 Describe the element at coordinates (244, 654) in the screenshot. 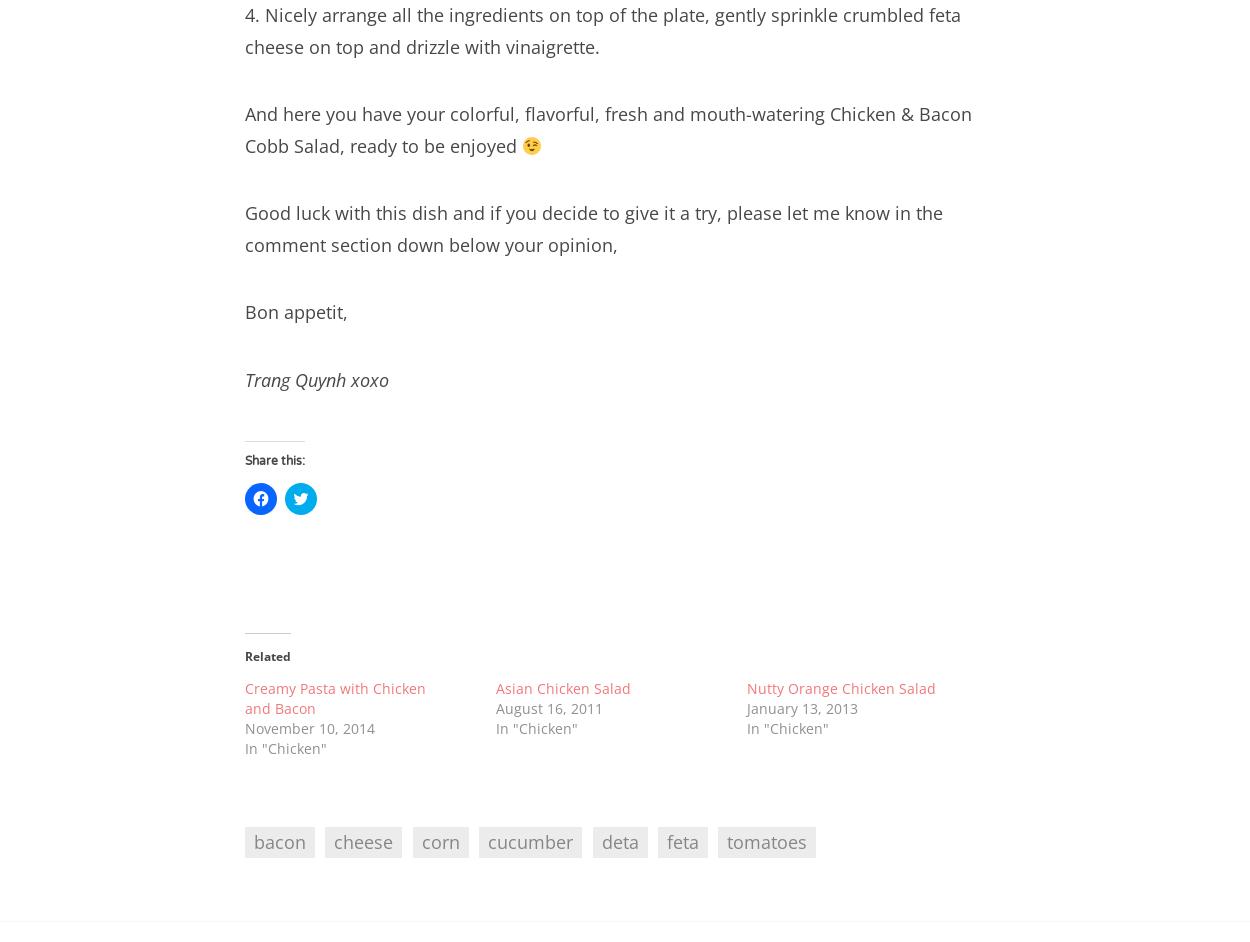

I see `'Related'` at that location.